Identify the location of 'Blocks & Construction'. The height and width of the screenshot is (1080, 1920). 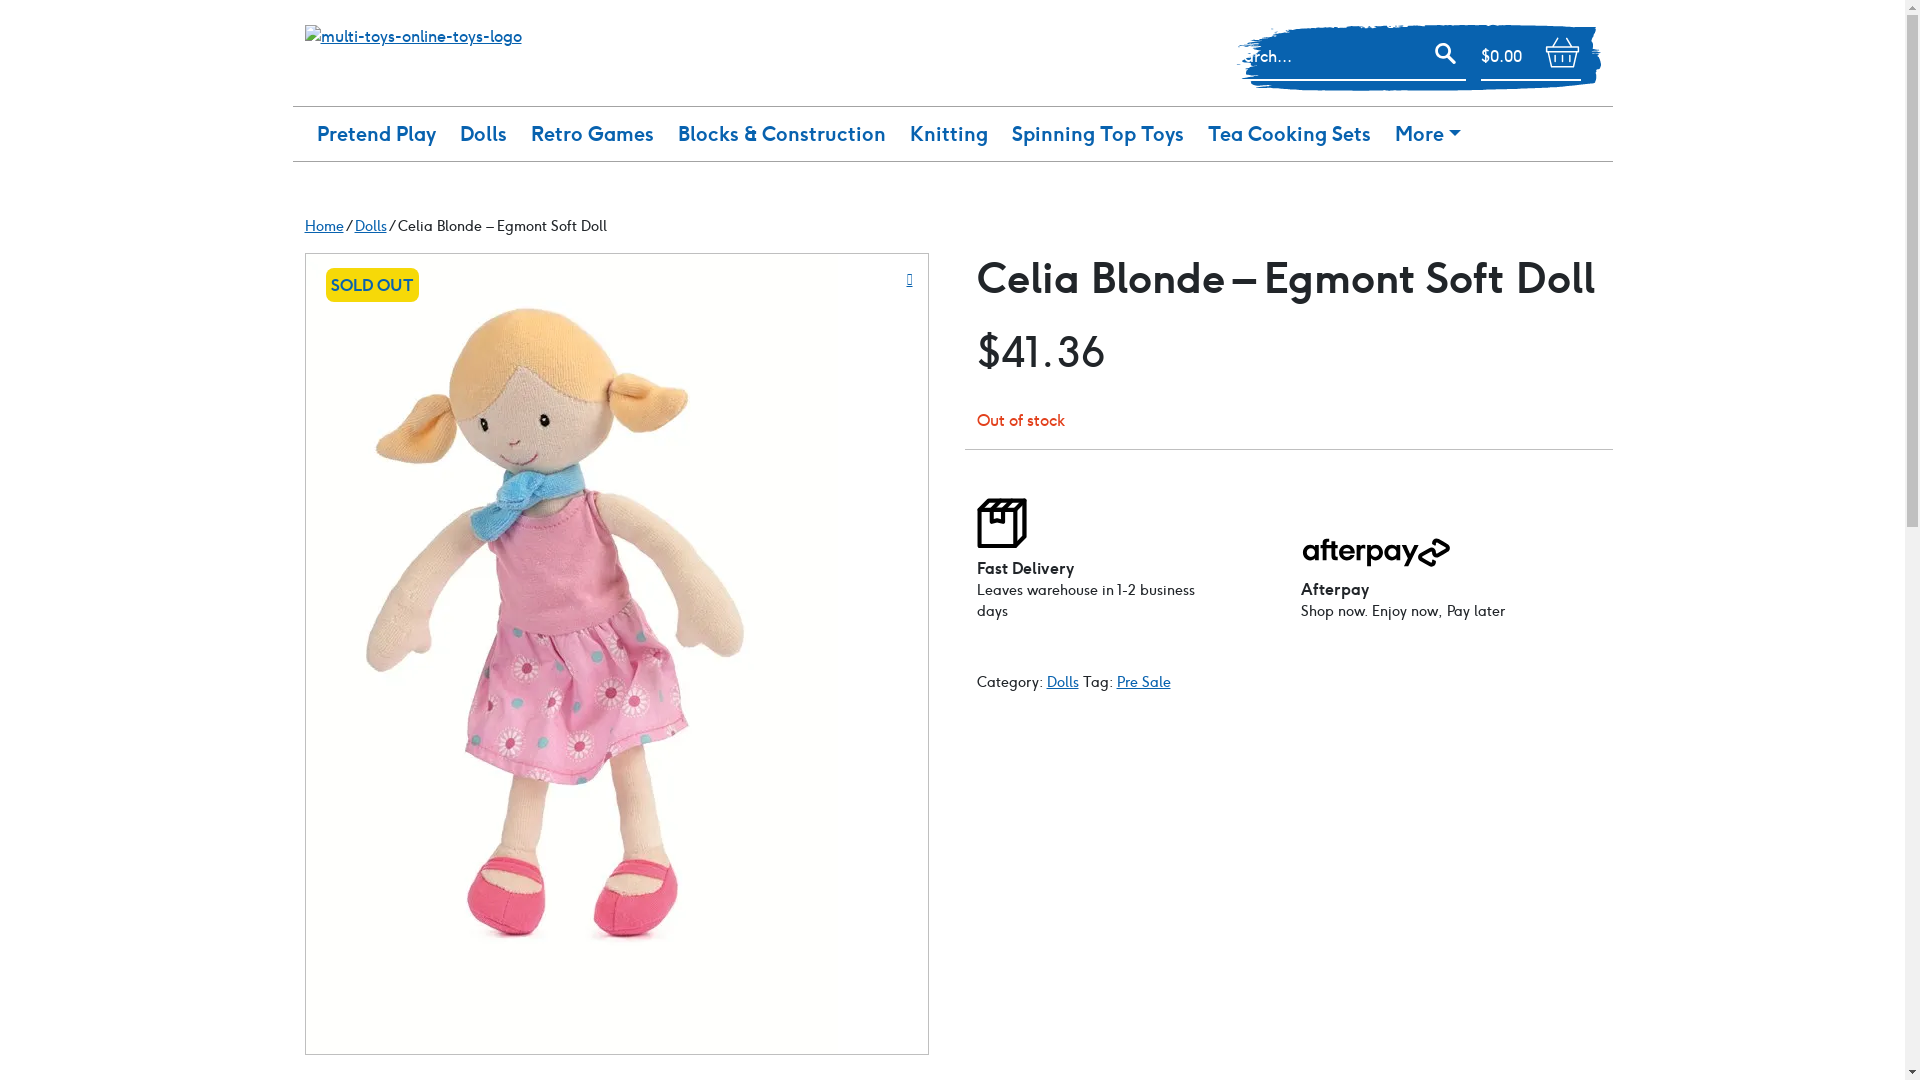
(666, 134).